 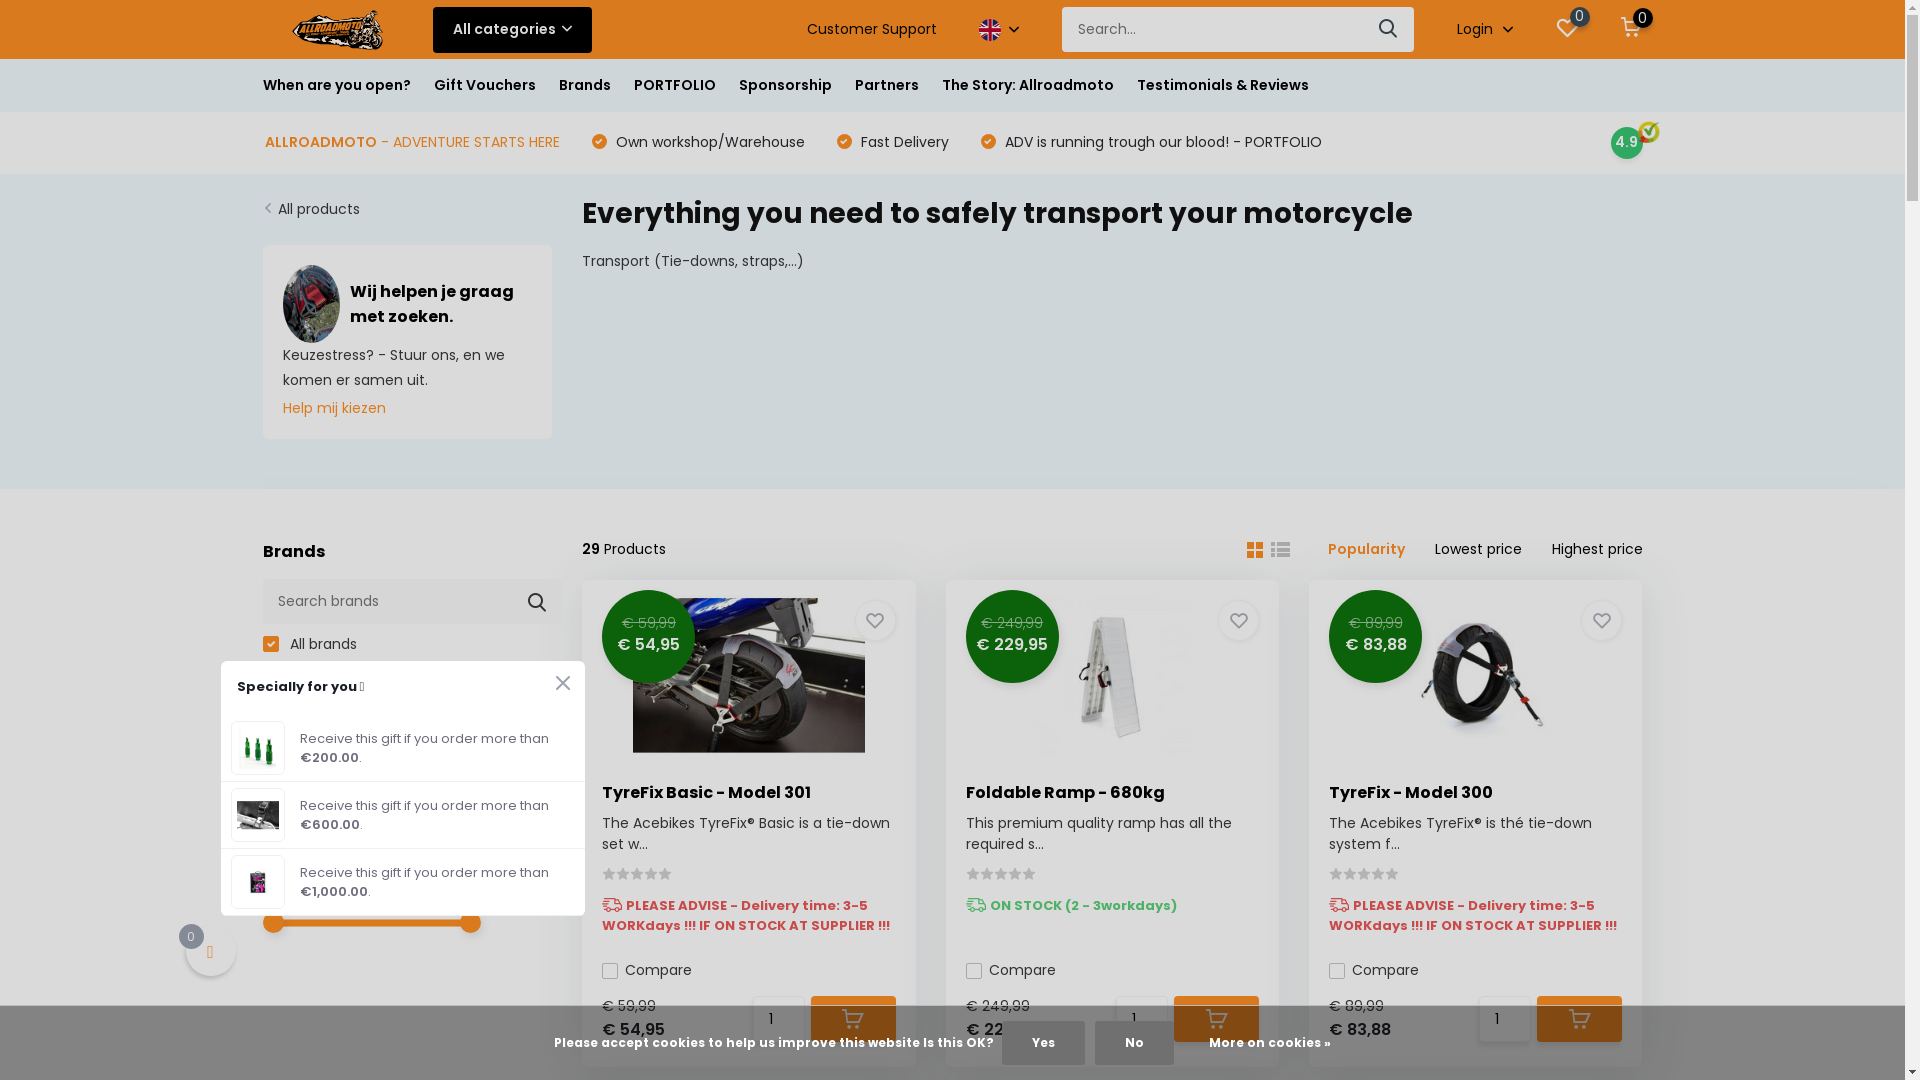 I want to click on 'Brands', so click(x=583, y=84).